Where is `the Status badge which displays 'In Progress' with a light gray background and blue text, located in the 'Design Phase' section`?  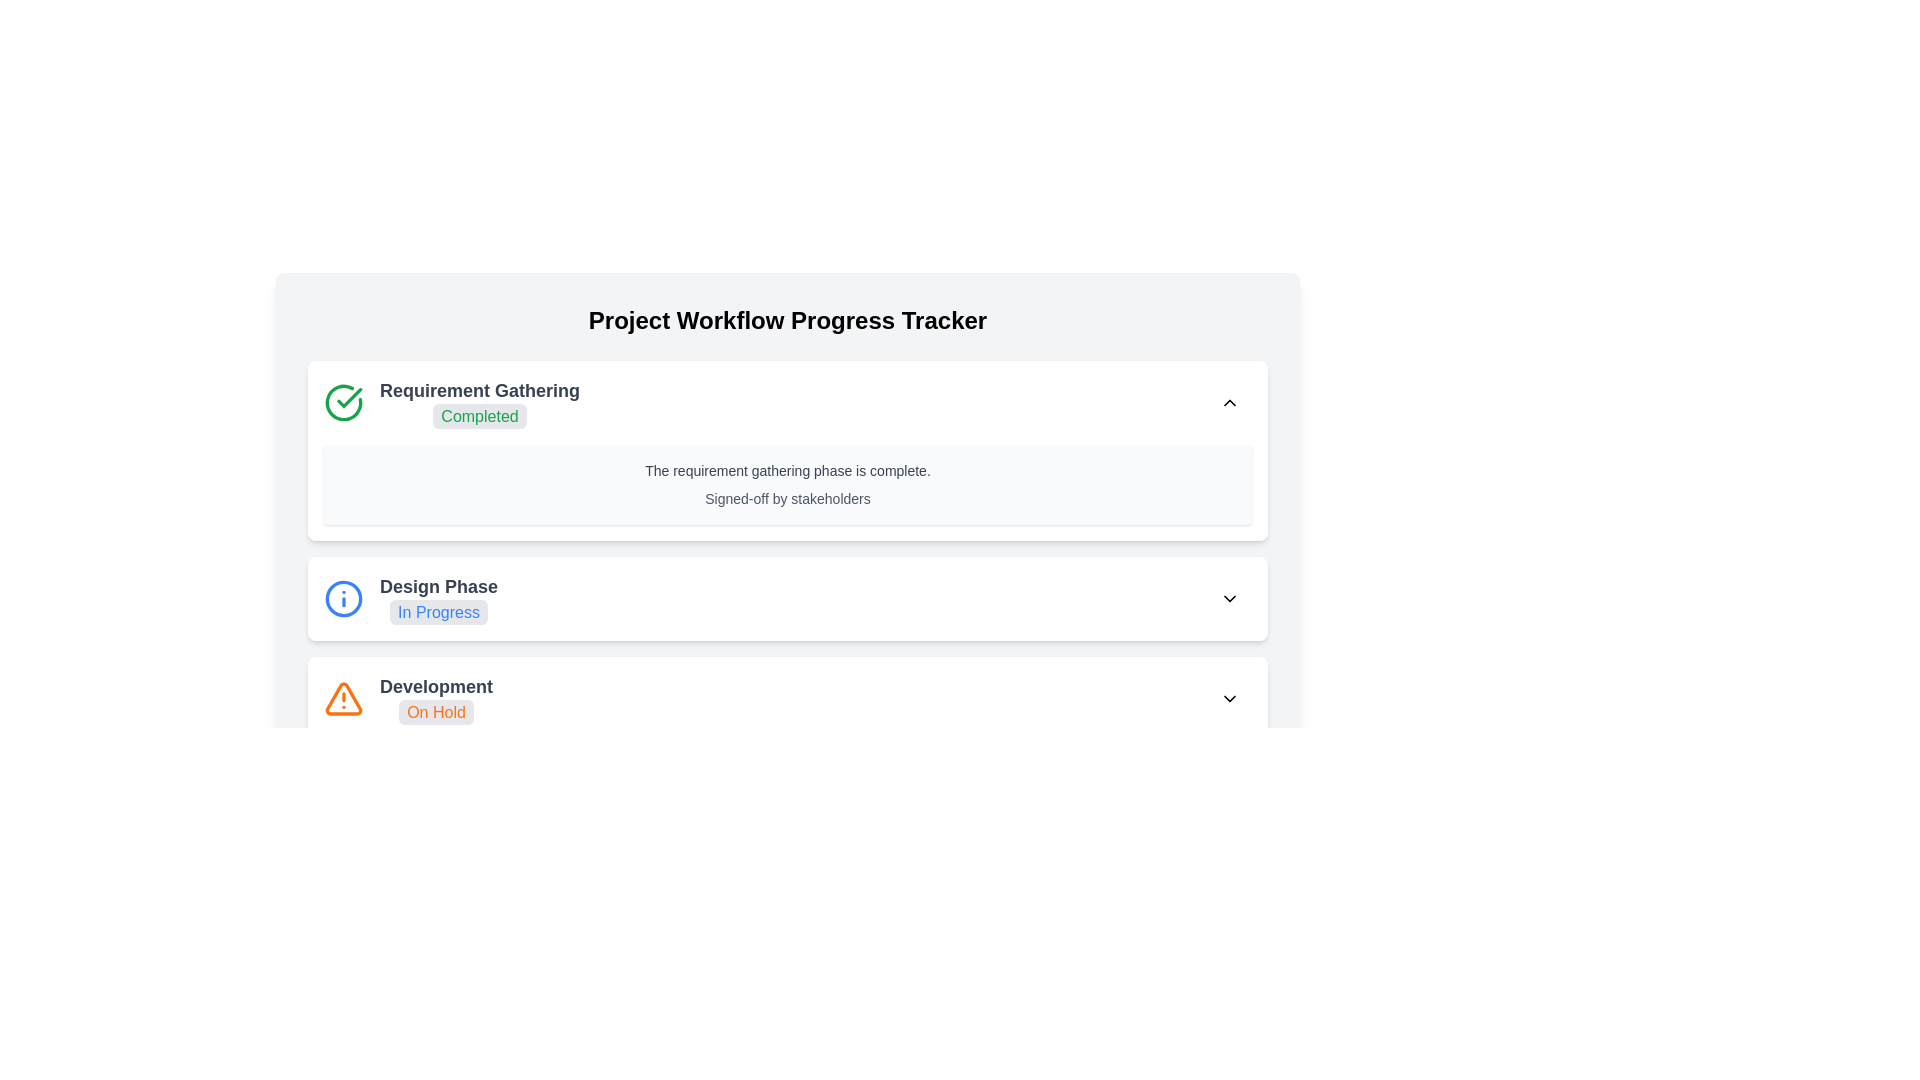
the Status badge which displays 'In Progress' with a light gray background and blue text, located in the 'Design Phase' section is located at coordinates (438, 611).